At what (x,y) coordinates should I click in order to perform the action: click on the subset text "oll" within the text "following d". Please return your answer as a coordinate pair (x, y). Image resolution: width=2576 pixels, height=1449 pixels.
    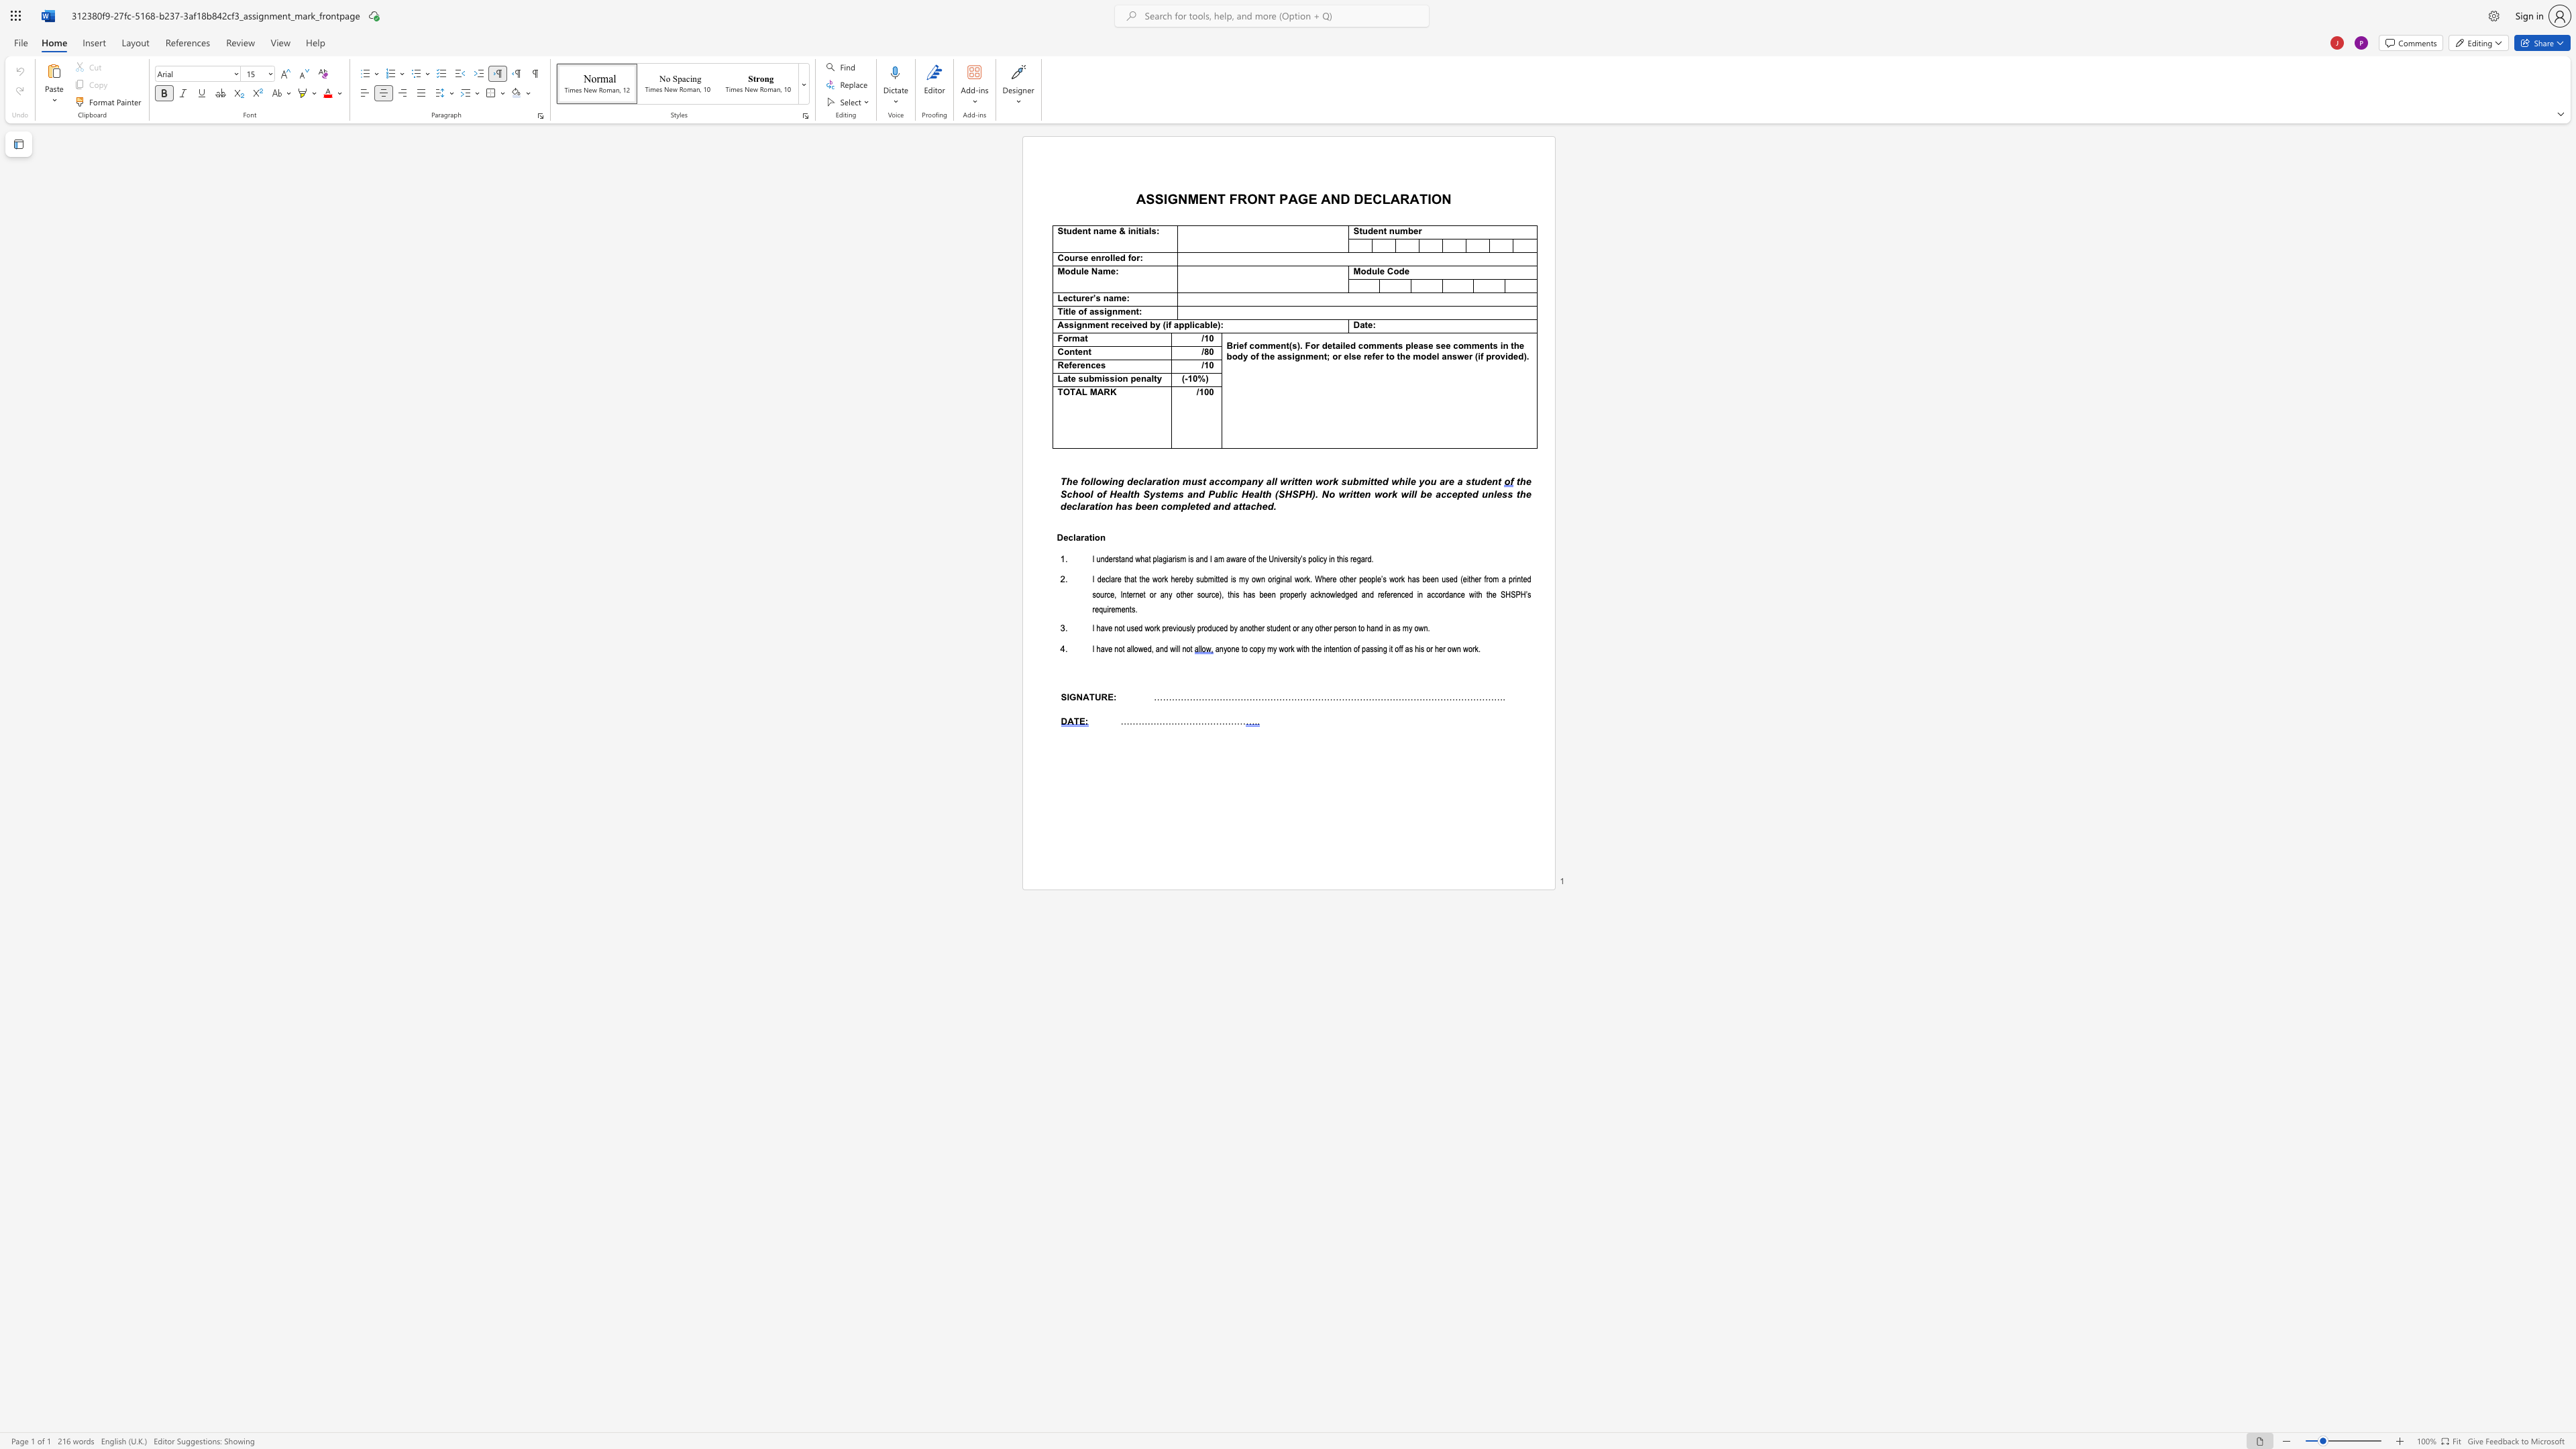
    Looking at the image, I should click on (1083, 481).